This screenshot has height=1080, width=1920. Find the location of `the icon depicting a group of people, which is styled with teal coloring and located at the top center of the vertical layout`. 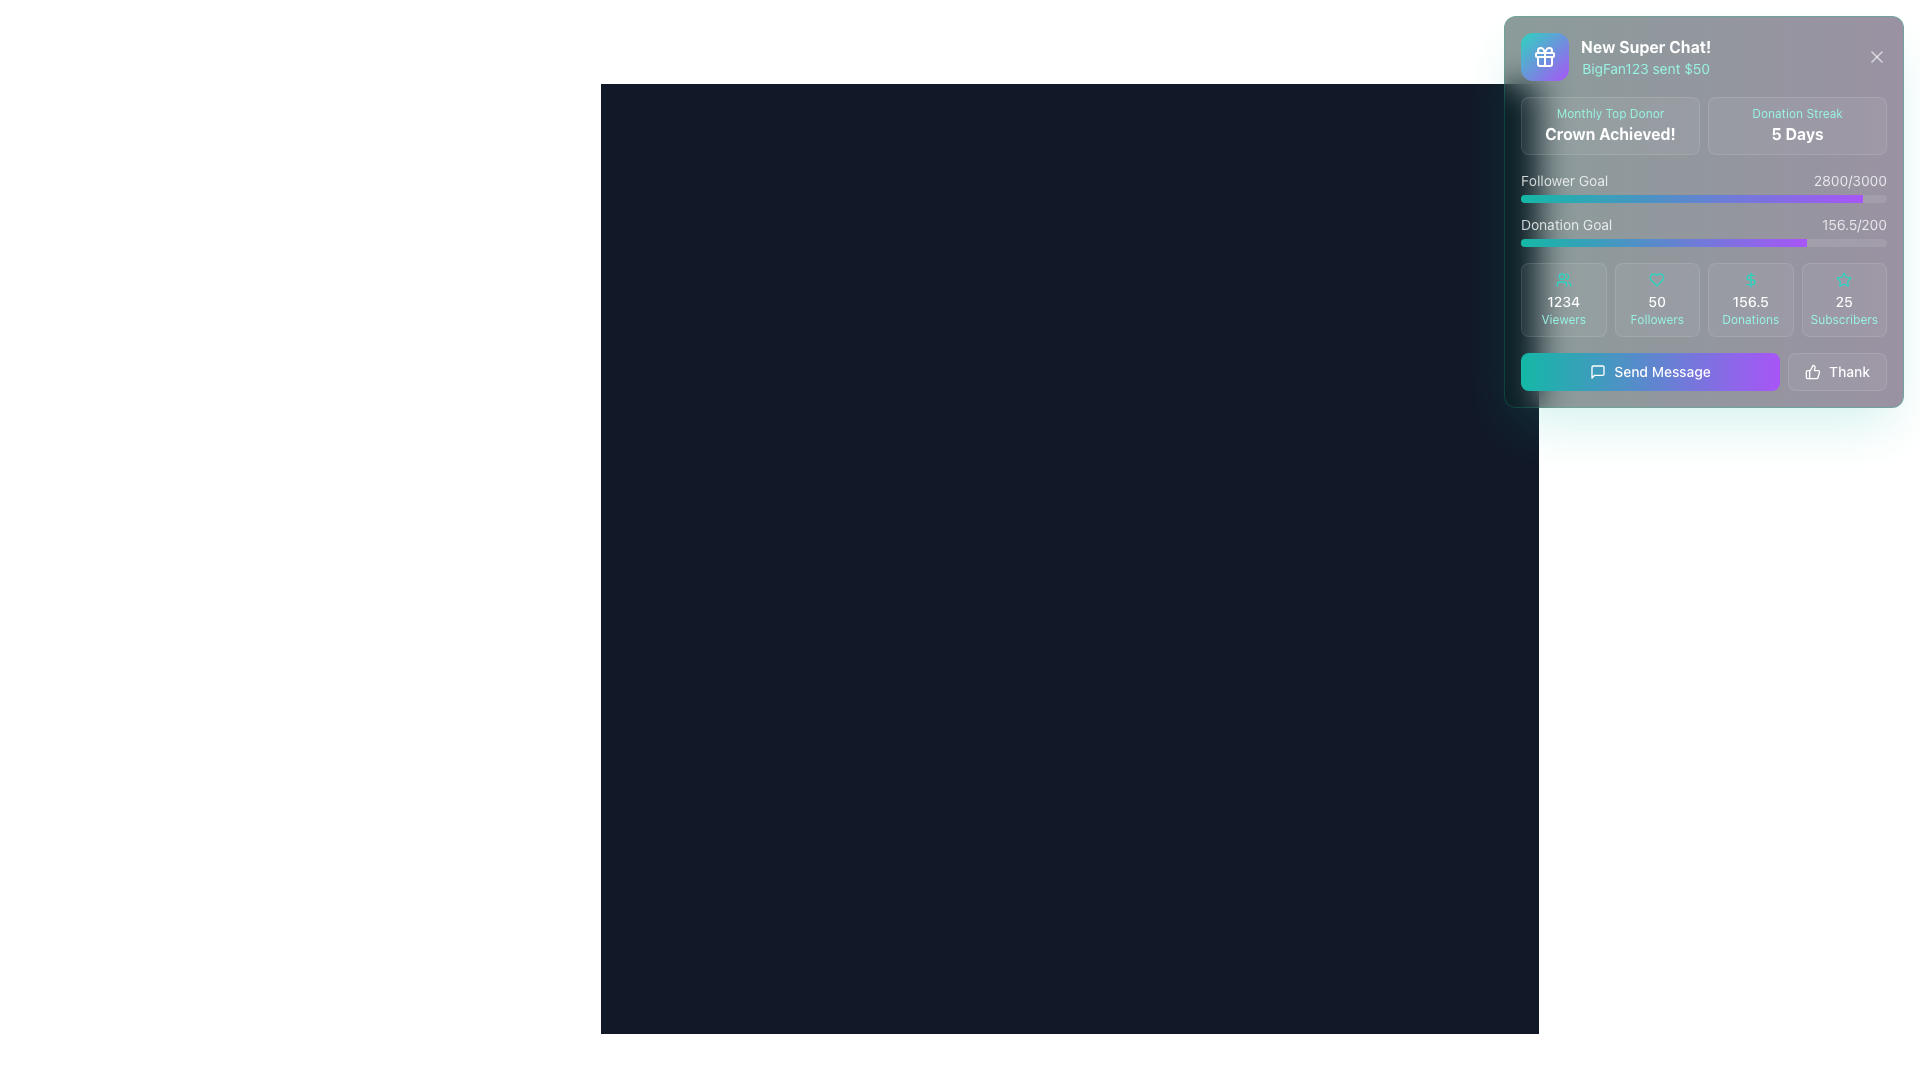

the icon depicting a group of people, which is styled with teal coloring and located at the top center of the vertical layout is located at coordinates (1562, 280).